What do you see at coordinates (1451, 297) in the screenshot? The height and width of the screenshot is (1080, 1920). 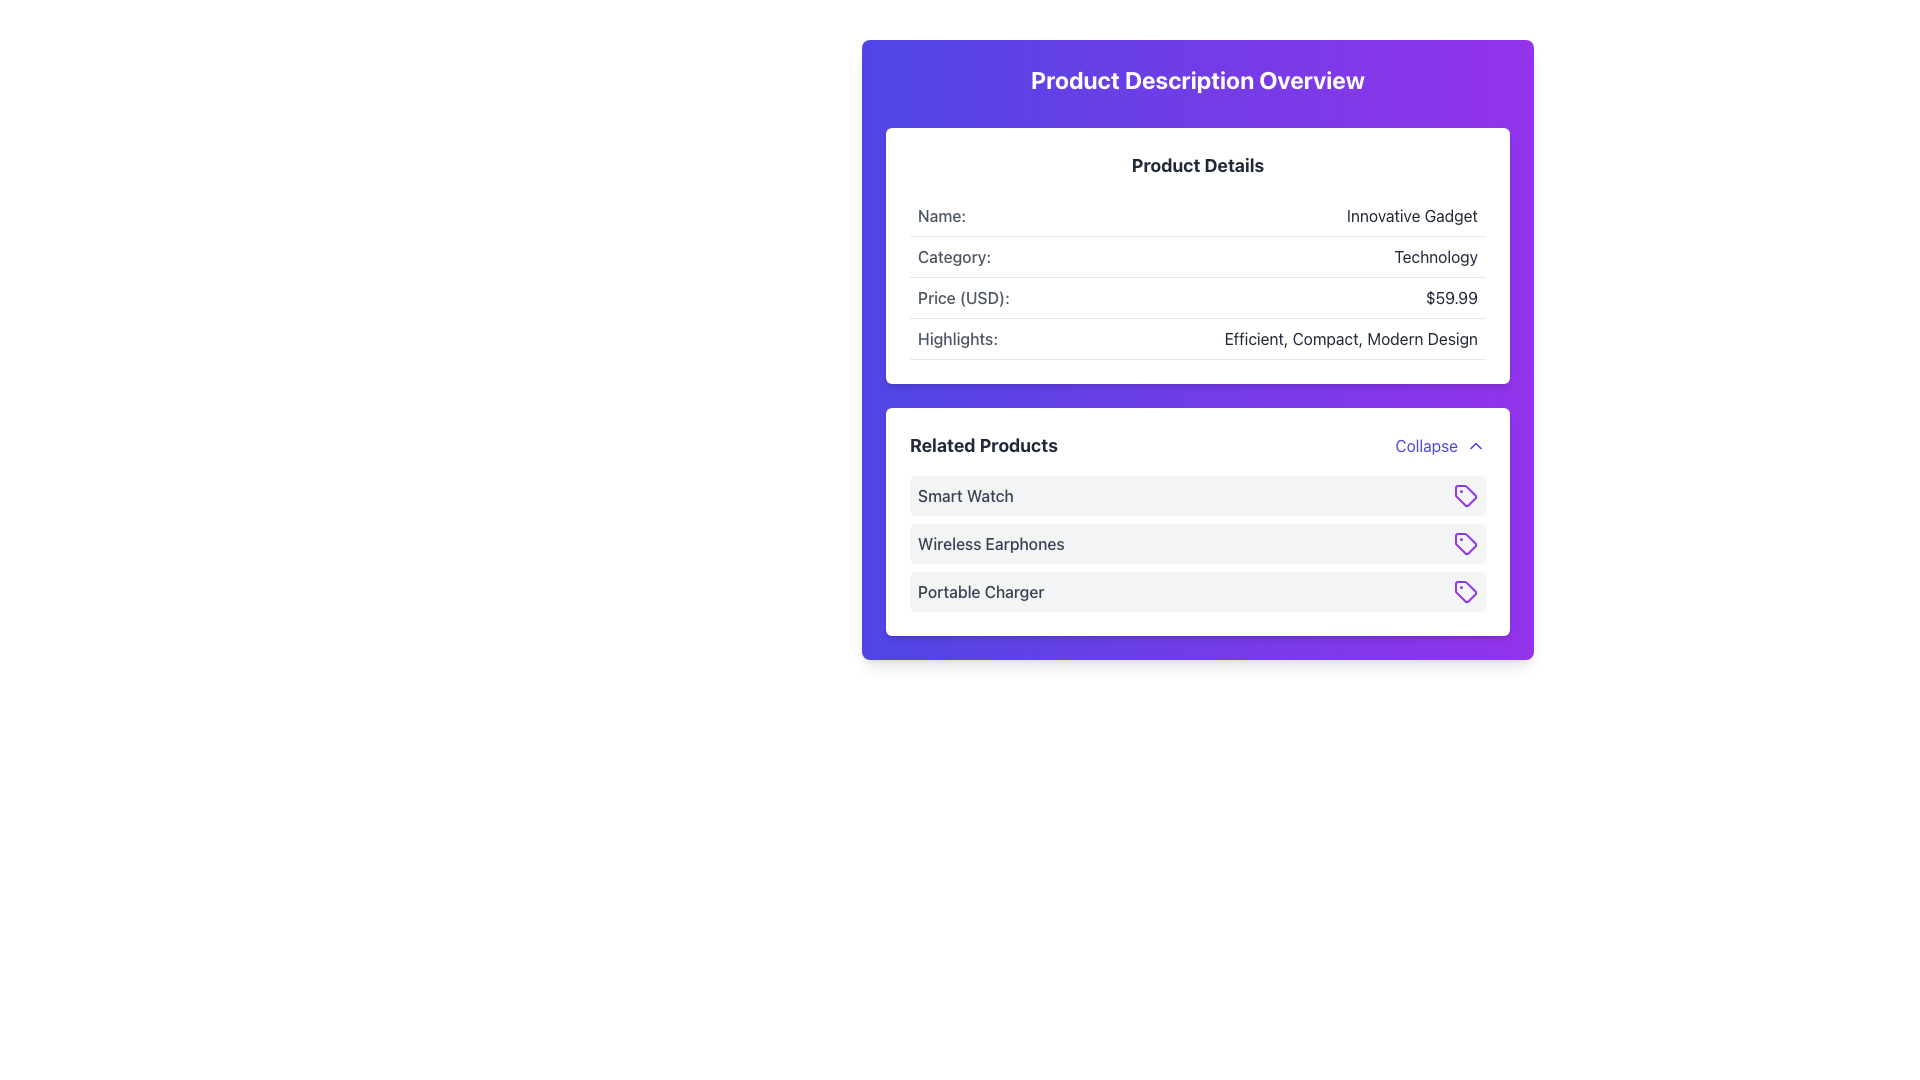 I see `the price text label displaying '$59.99' located in the 'Product Details' section of the card, positioned to the right of 'Price (USD):'` at bounding box center [1451, 297].